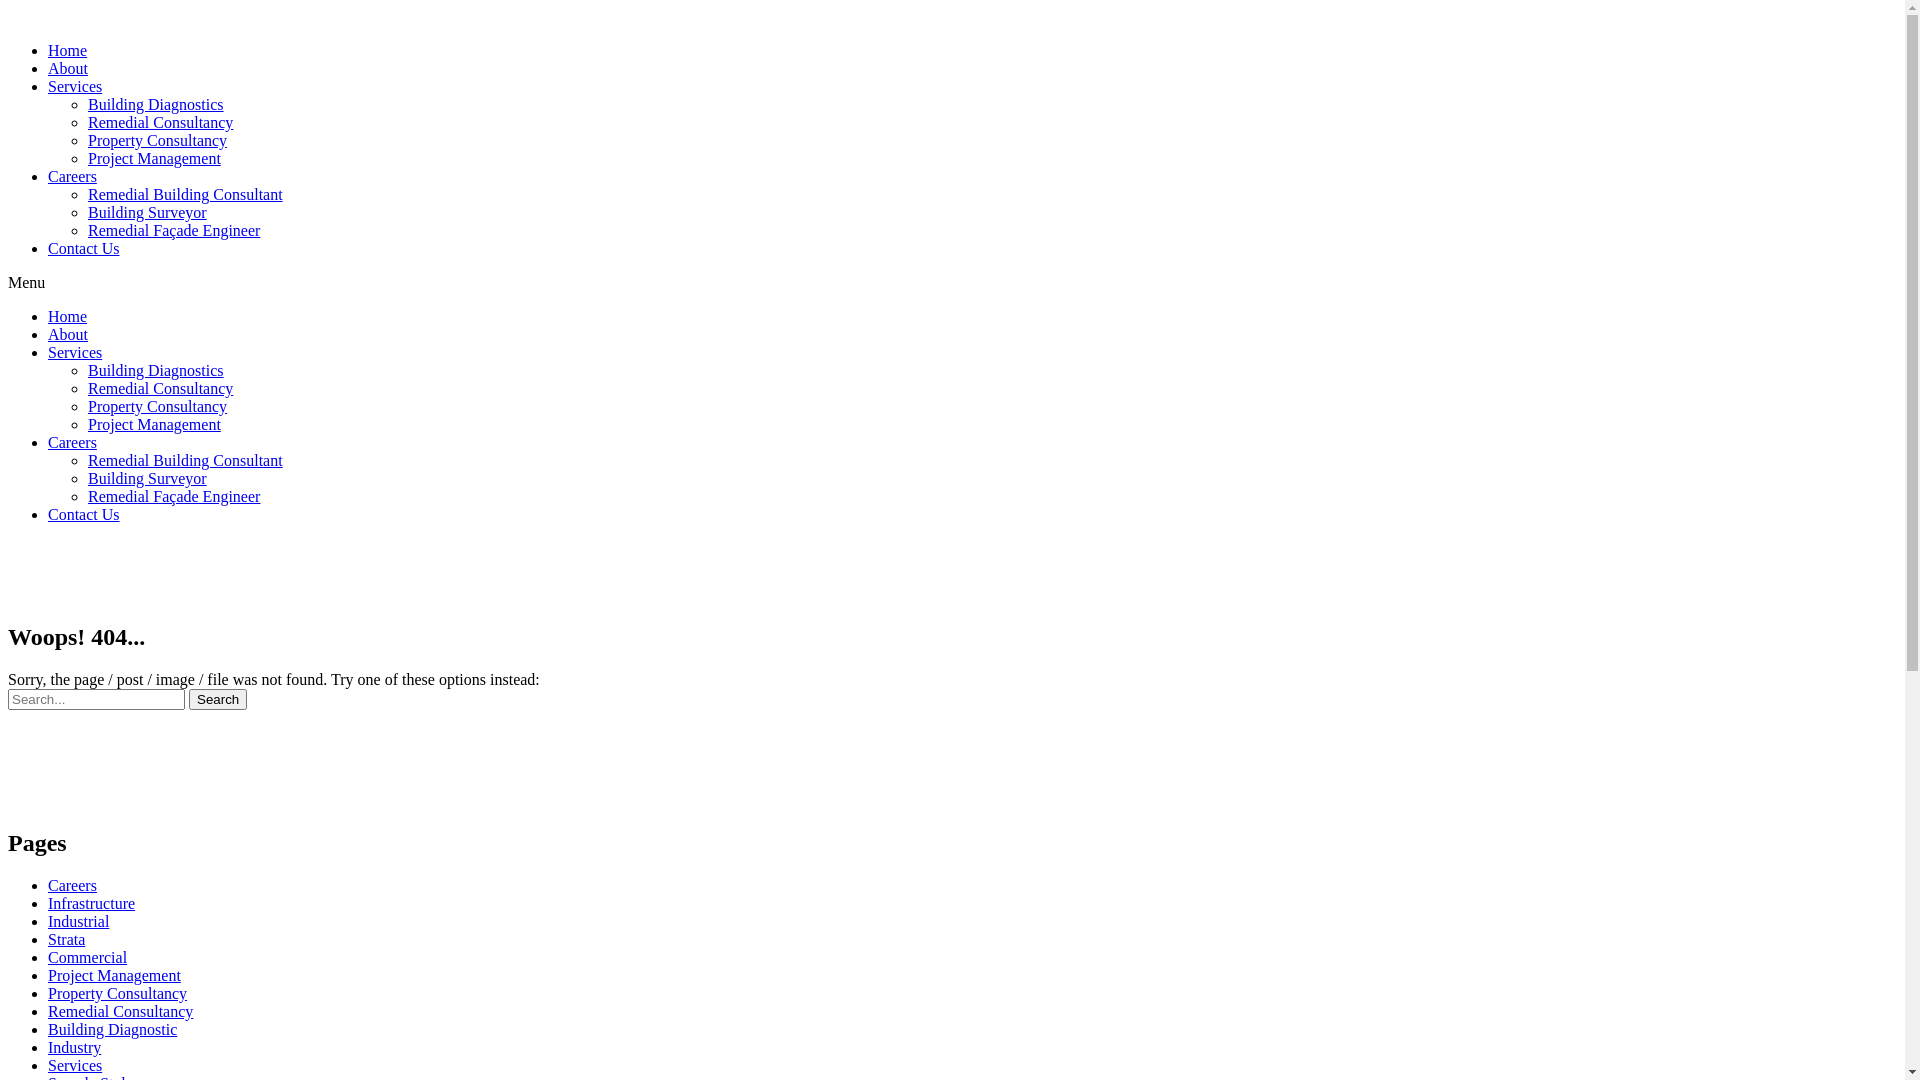 Image resolution: width=1920 pixels, height=1080 pixels. I want to click on 'Remedial Consultancy', so click(119, 1011).